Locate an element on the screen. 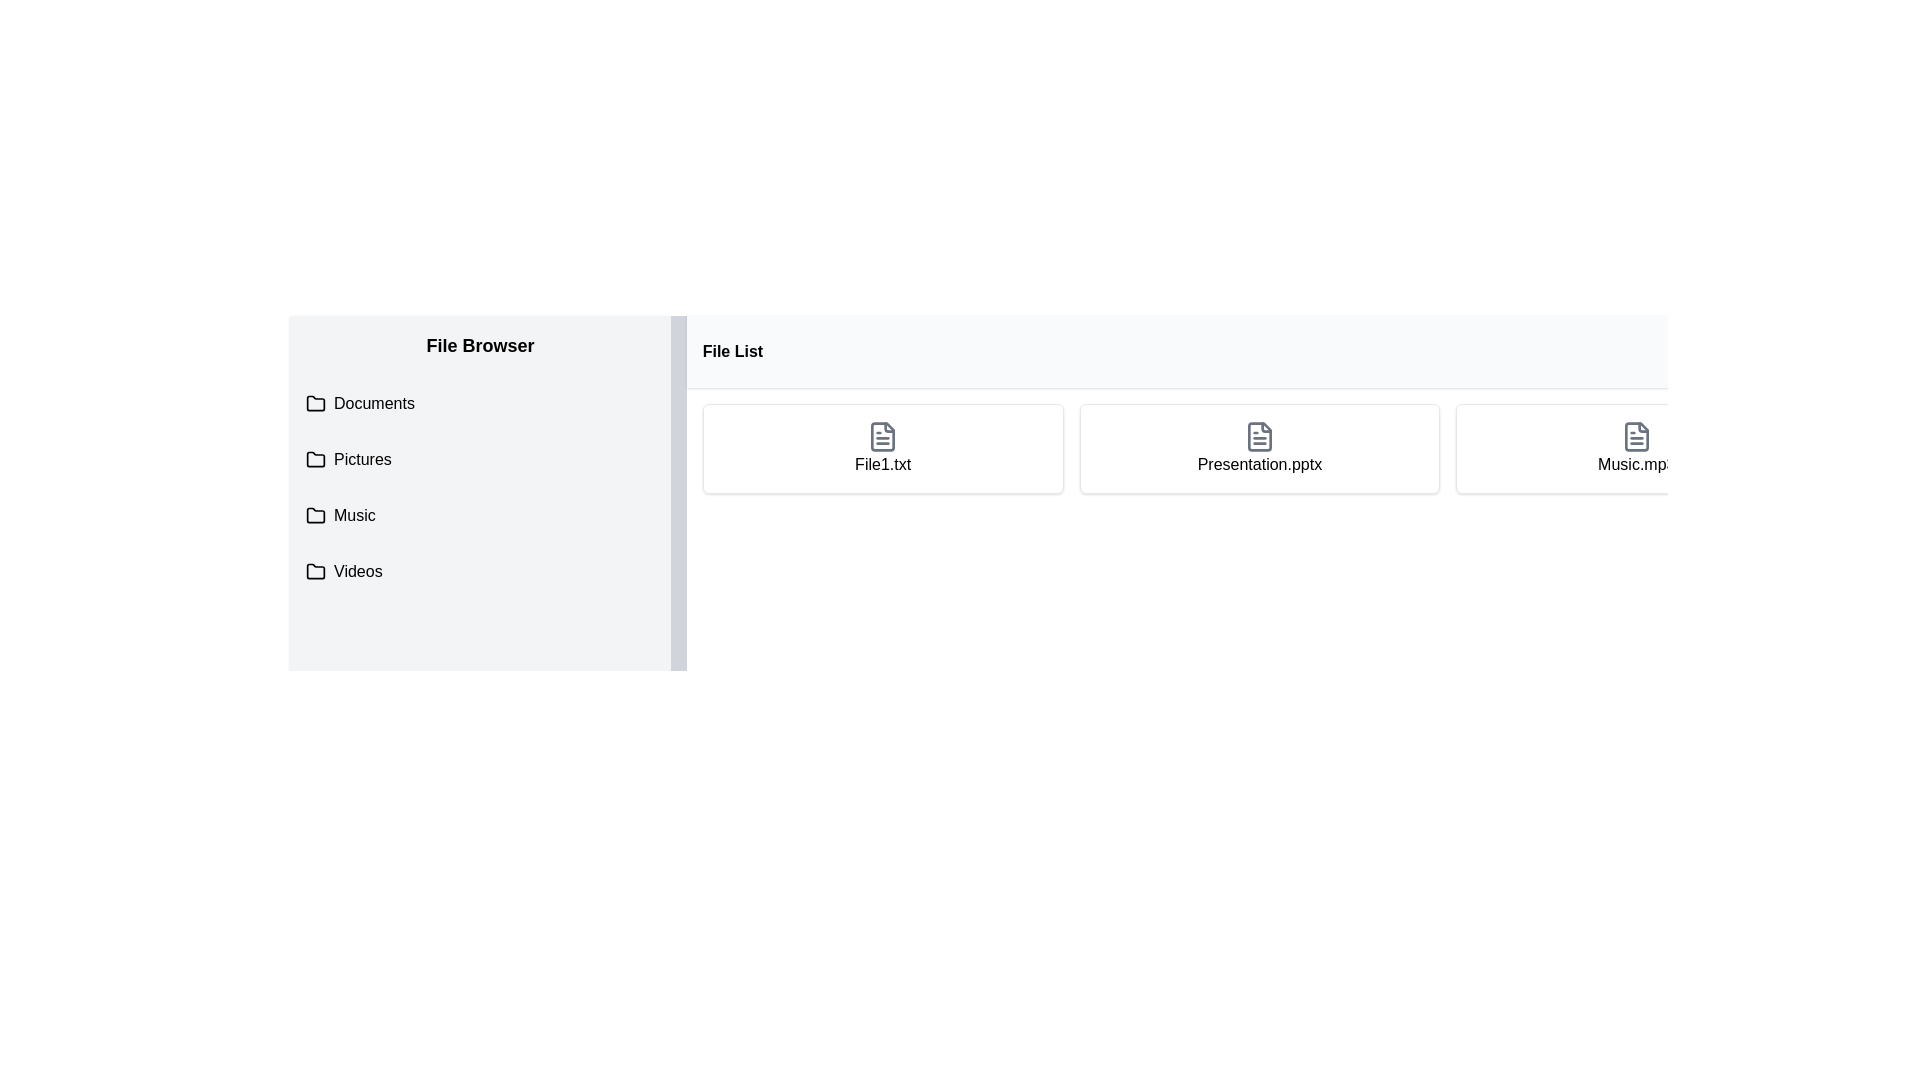  the first file card element in the top-left corner of the file list section is located at coordinates (882, 447).